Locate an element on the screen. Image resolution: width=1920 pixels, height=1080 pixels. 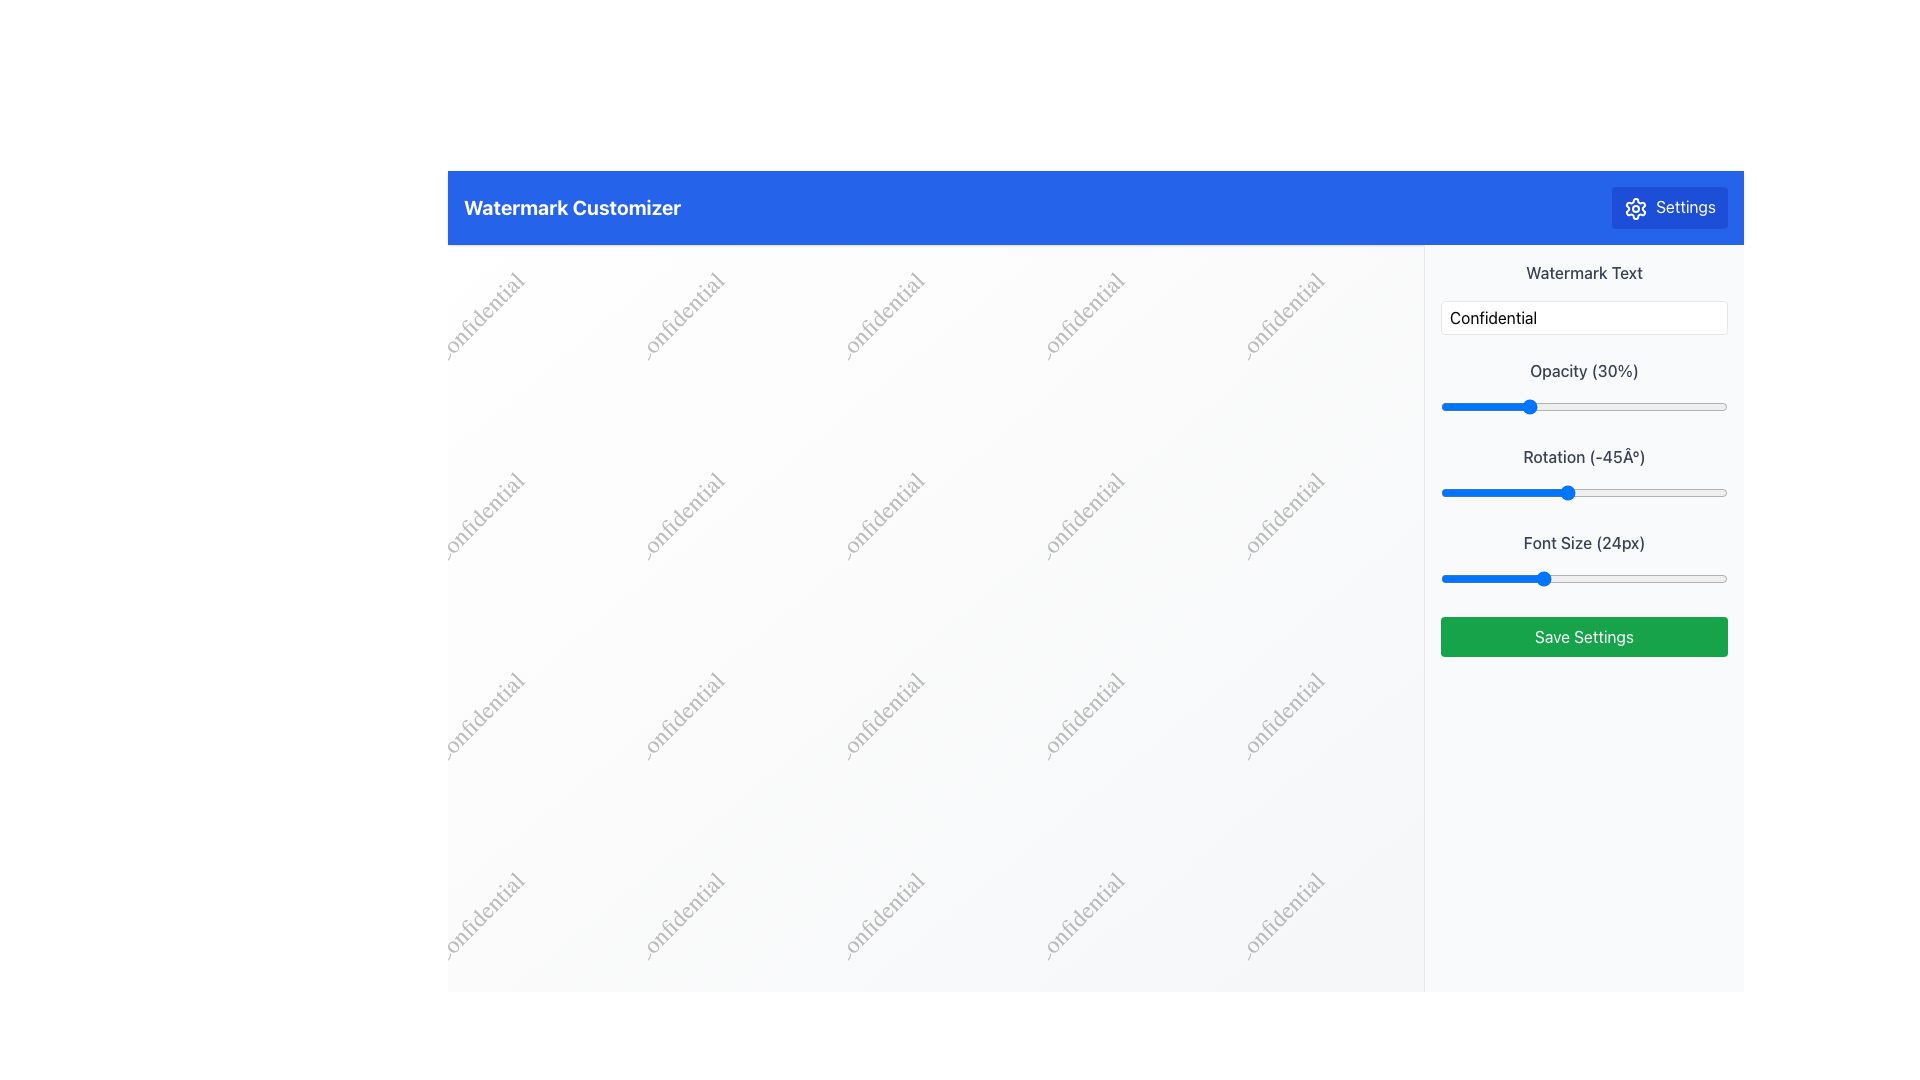
the opacity is located at coordinates (1531, 405).